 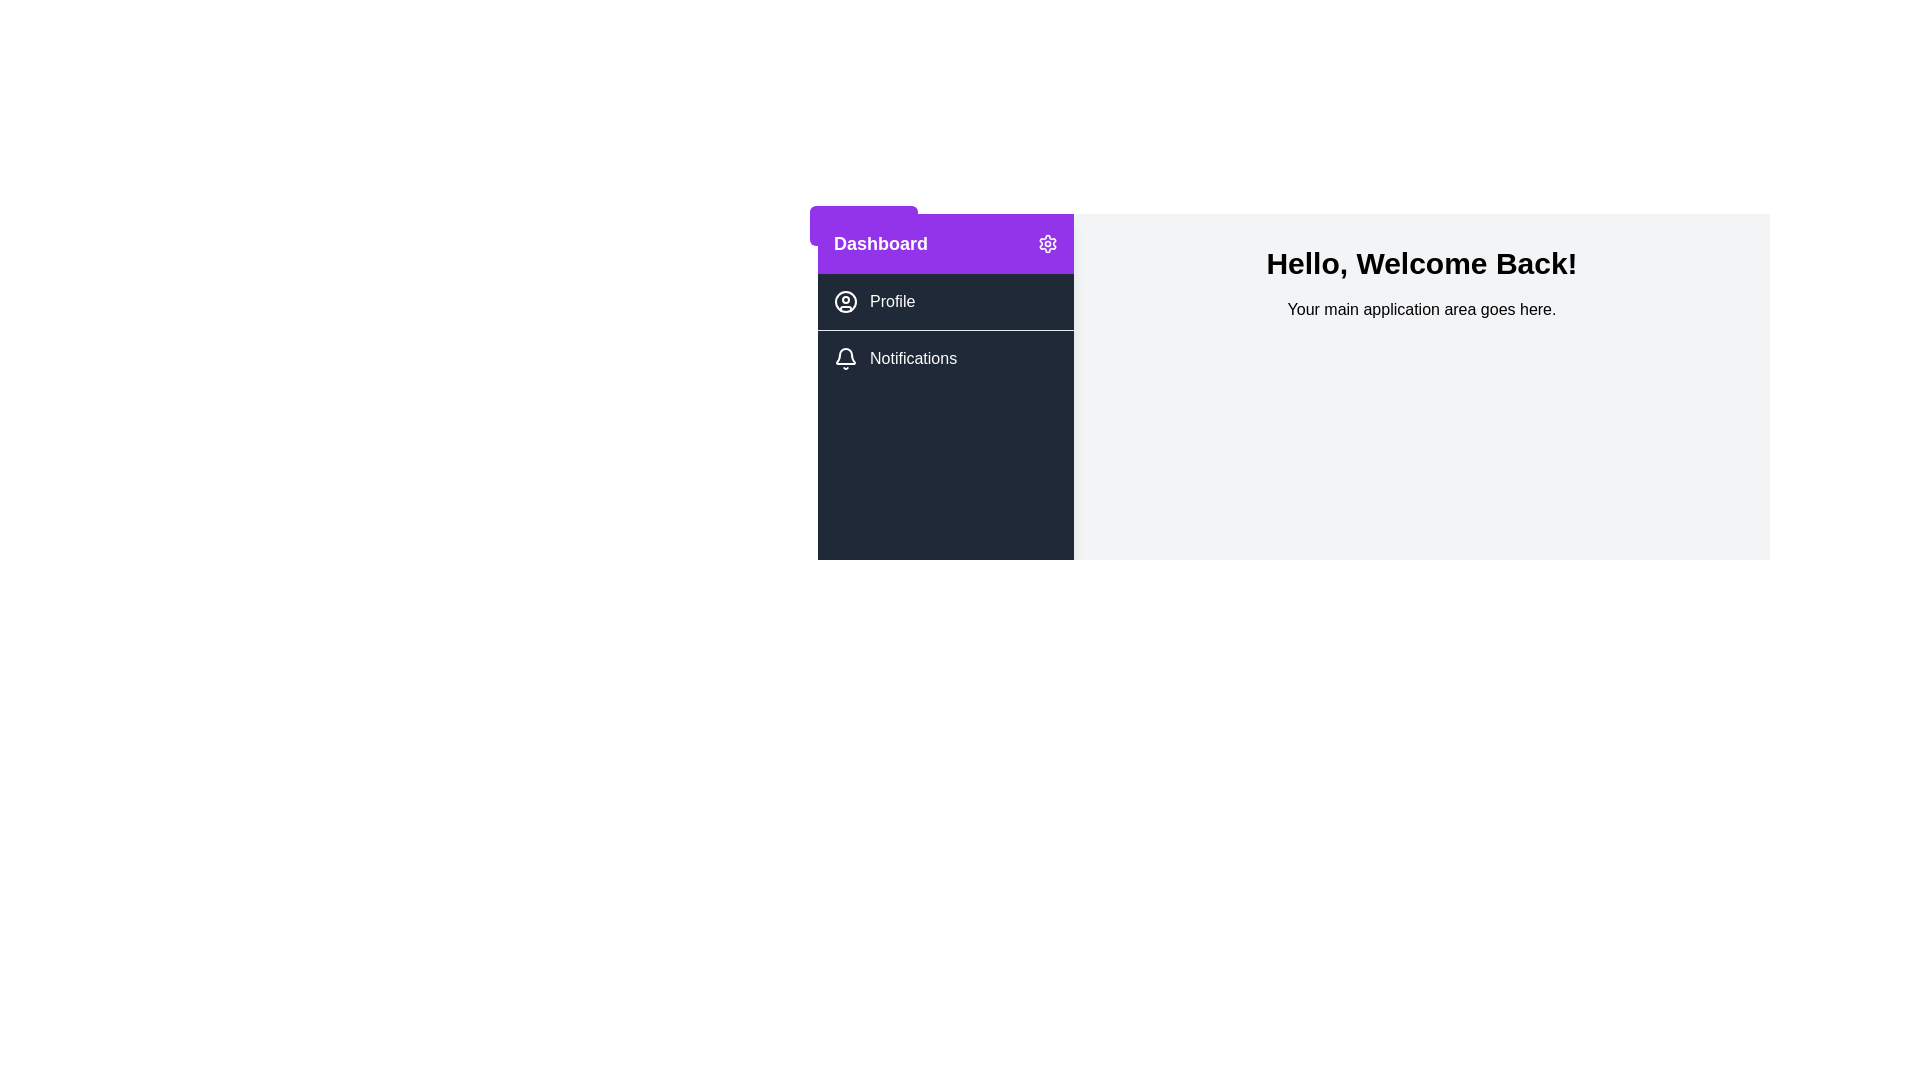 I want to click on the text label displaying 'Your main application area goes here.' which is styled in black on a light gray background, located below the header 'Hello, Welcome Back!', so click(x=1420, y=309).